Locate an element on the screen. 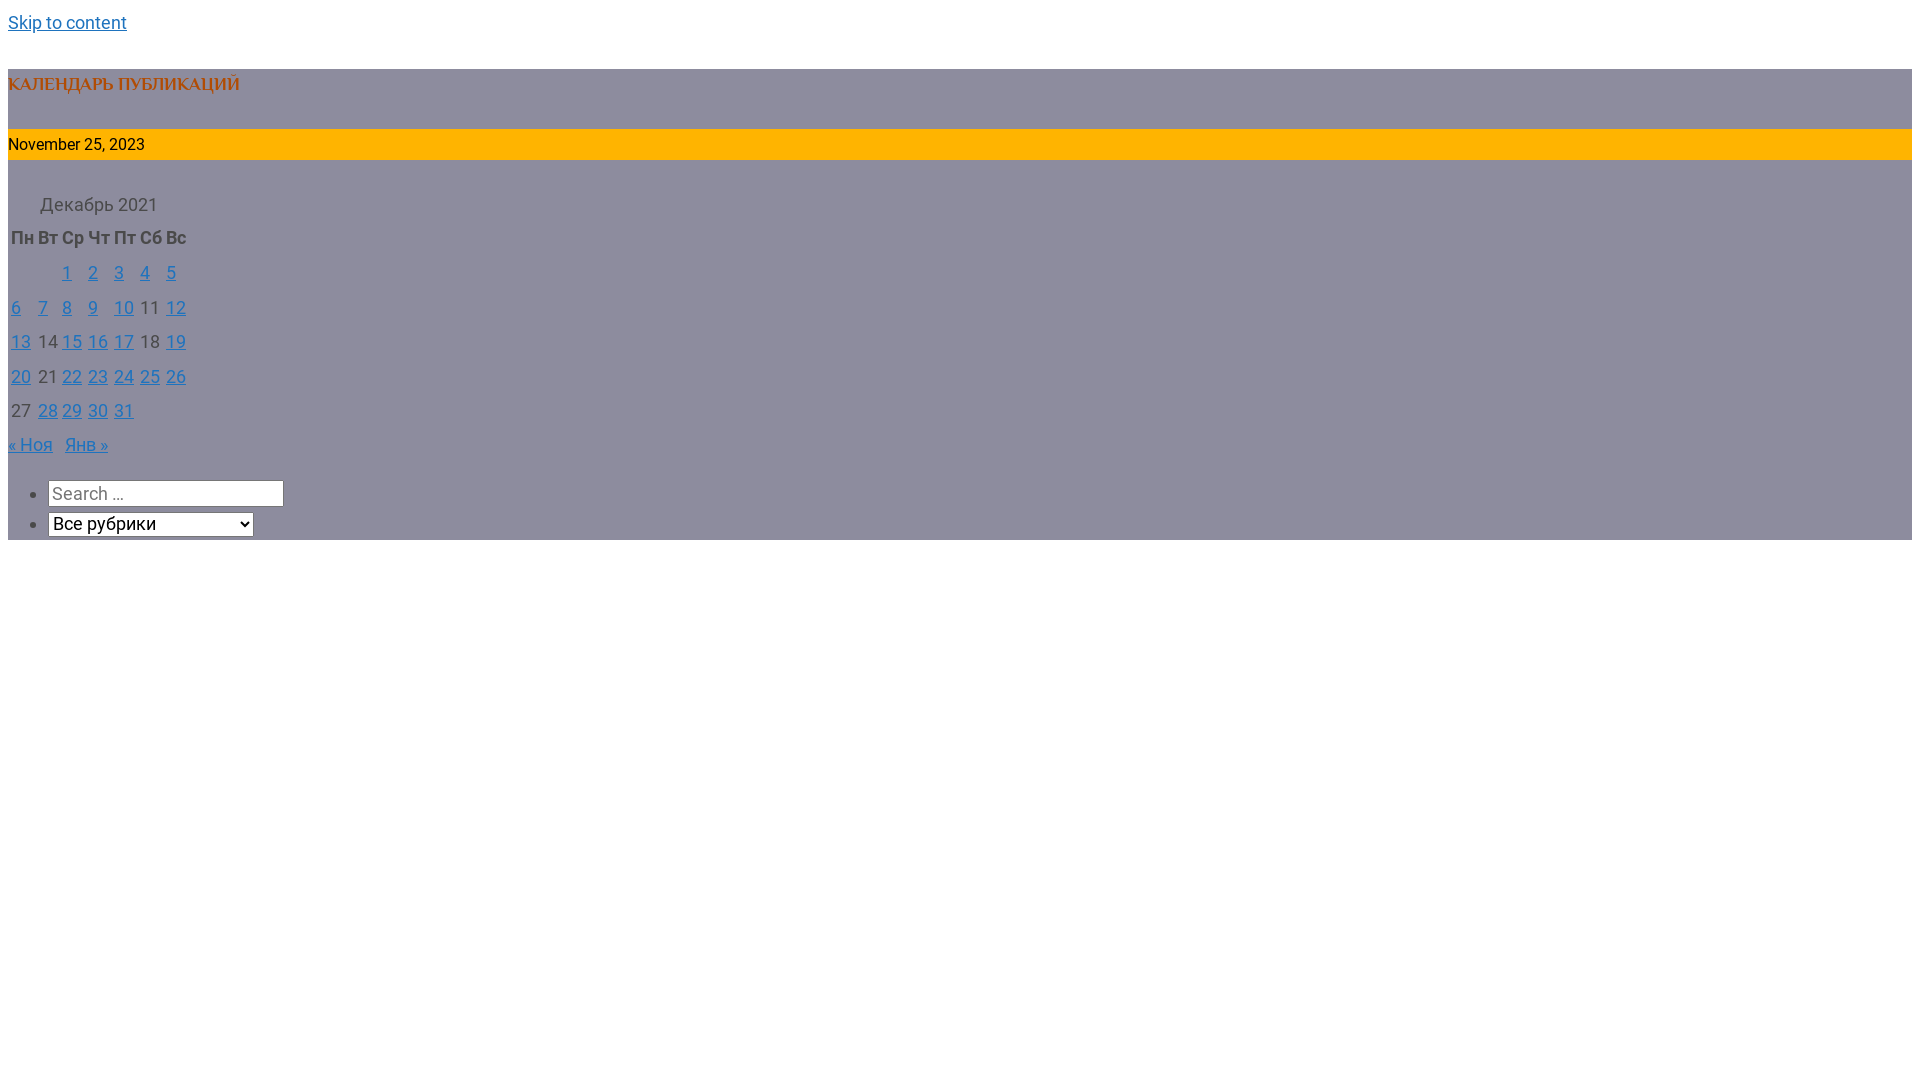 This screenshot has height=1080, width=1920. '26' is located at coordinates (176, 376).